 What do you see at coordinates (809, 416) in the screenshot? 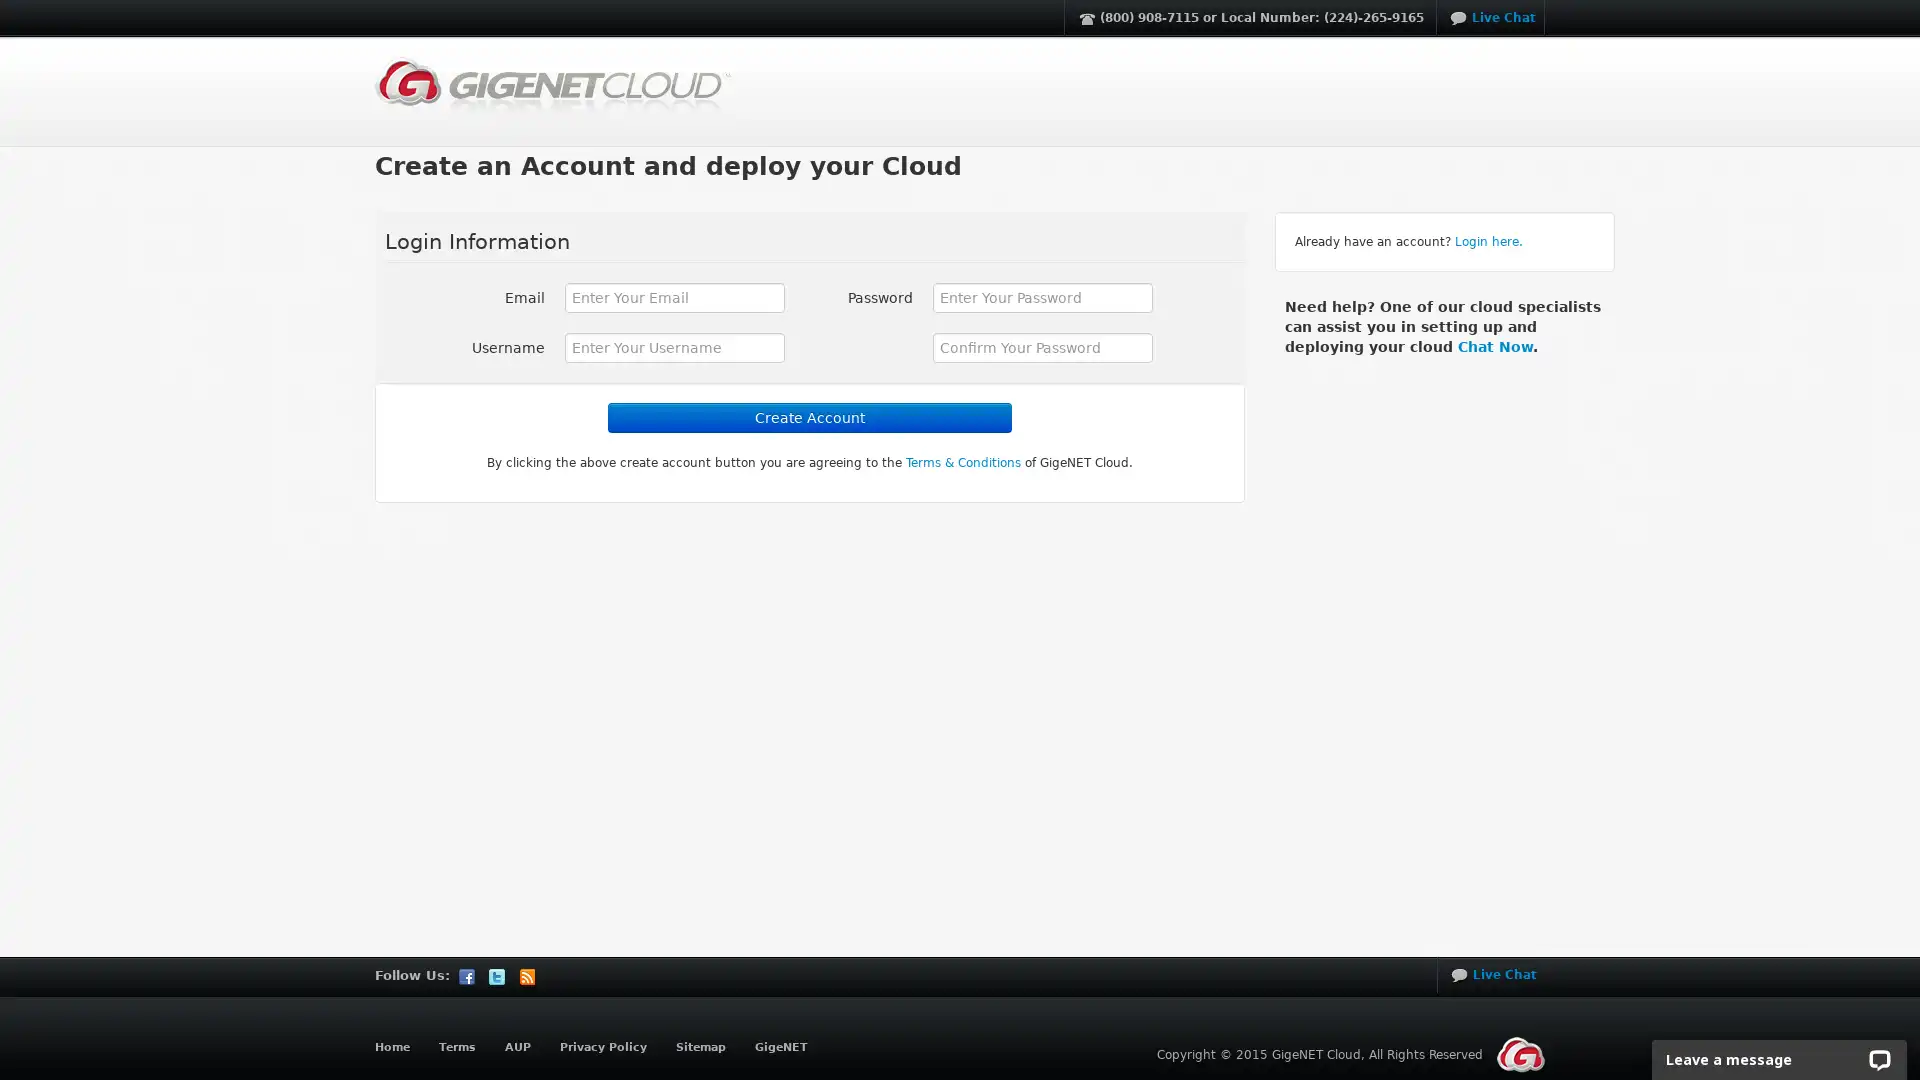
I see `Create Account` at bounding box center [809, 416].